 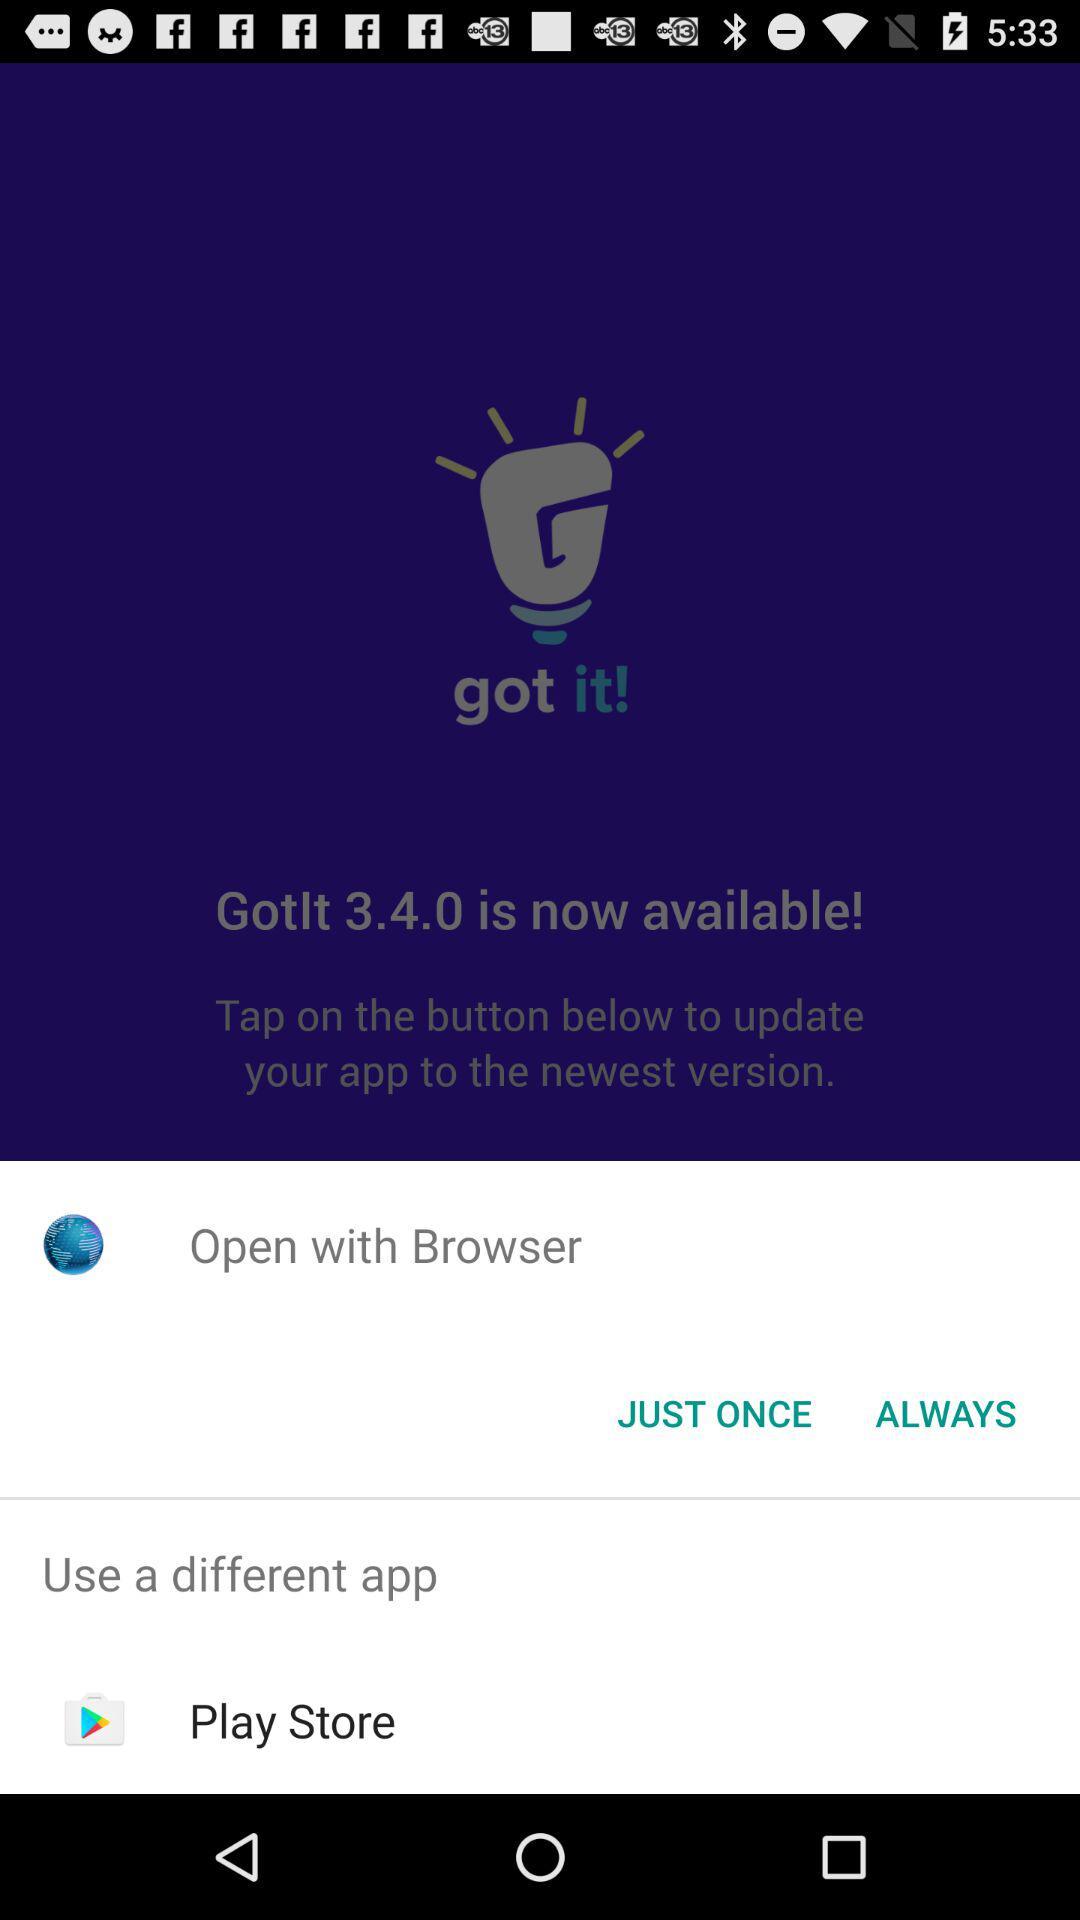 I want to click on app below the open with browser icon, so click(x=713, y=1411).